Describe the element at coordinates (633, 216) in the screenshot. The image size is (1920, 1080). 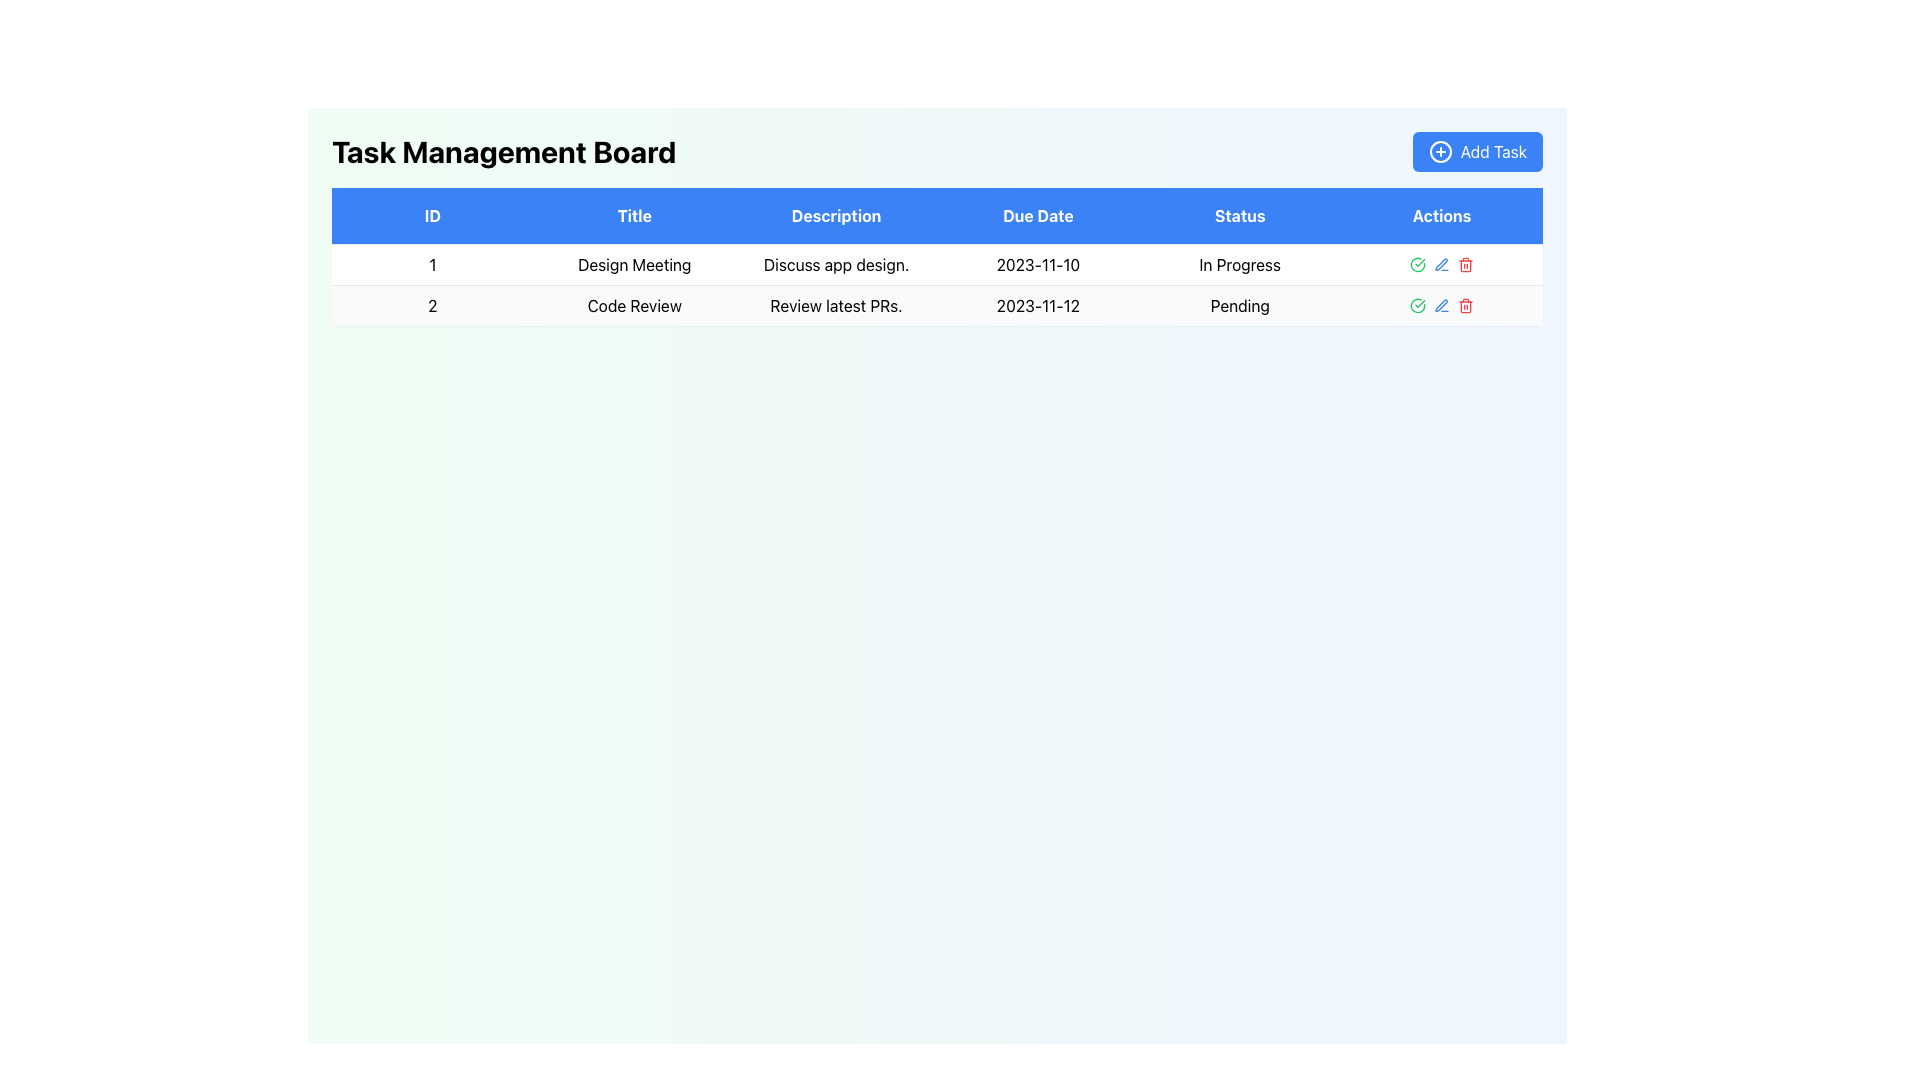
I see `the Table header cell containing the text 'Title', which is displayed in white on a blue background, located in the top horizontal row of the tabular layout` at that location.